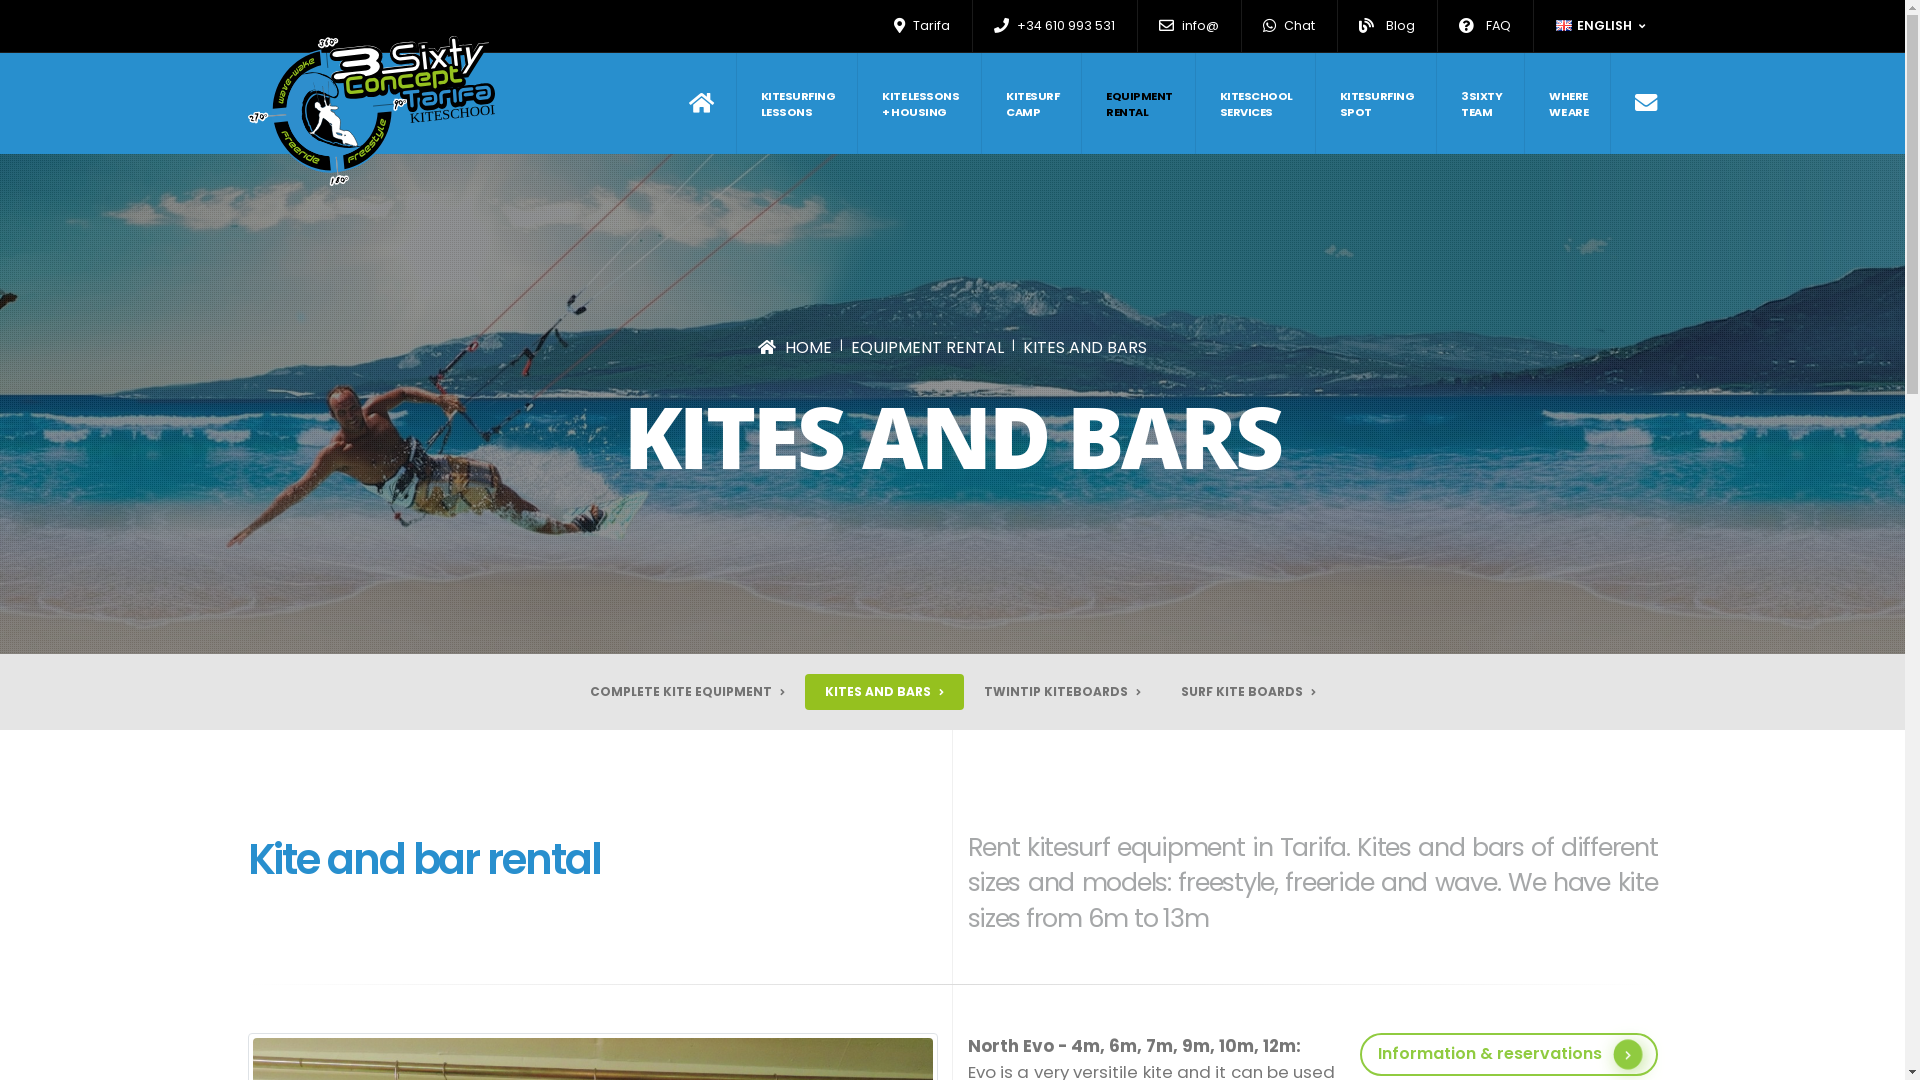 This screenshot has width=1920, height=1080. I want to click on 'KITES AND BARS', so click(882, 690).